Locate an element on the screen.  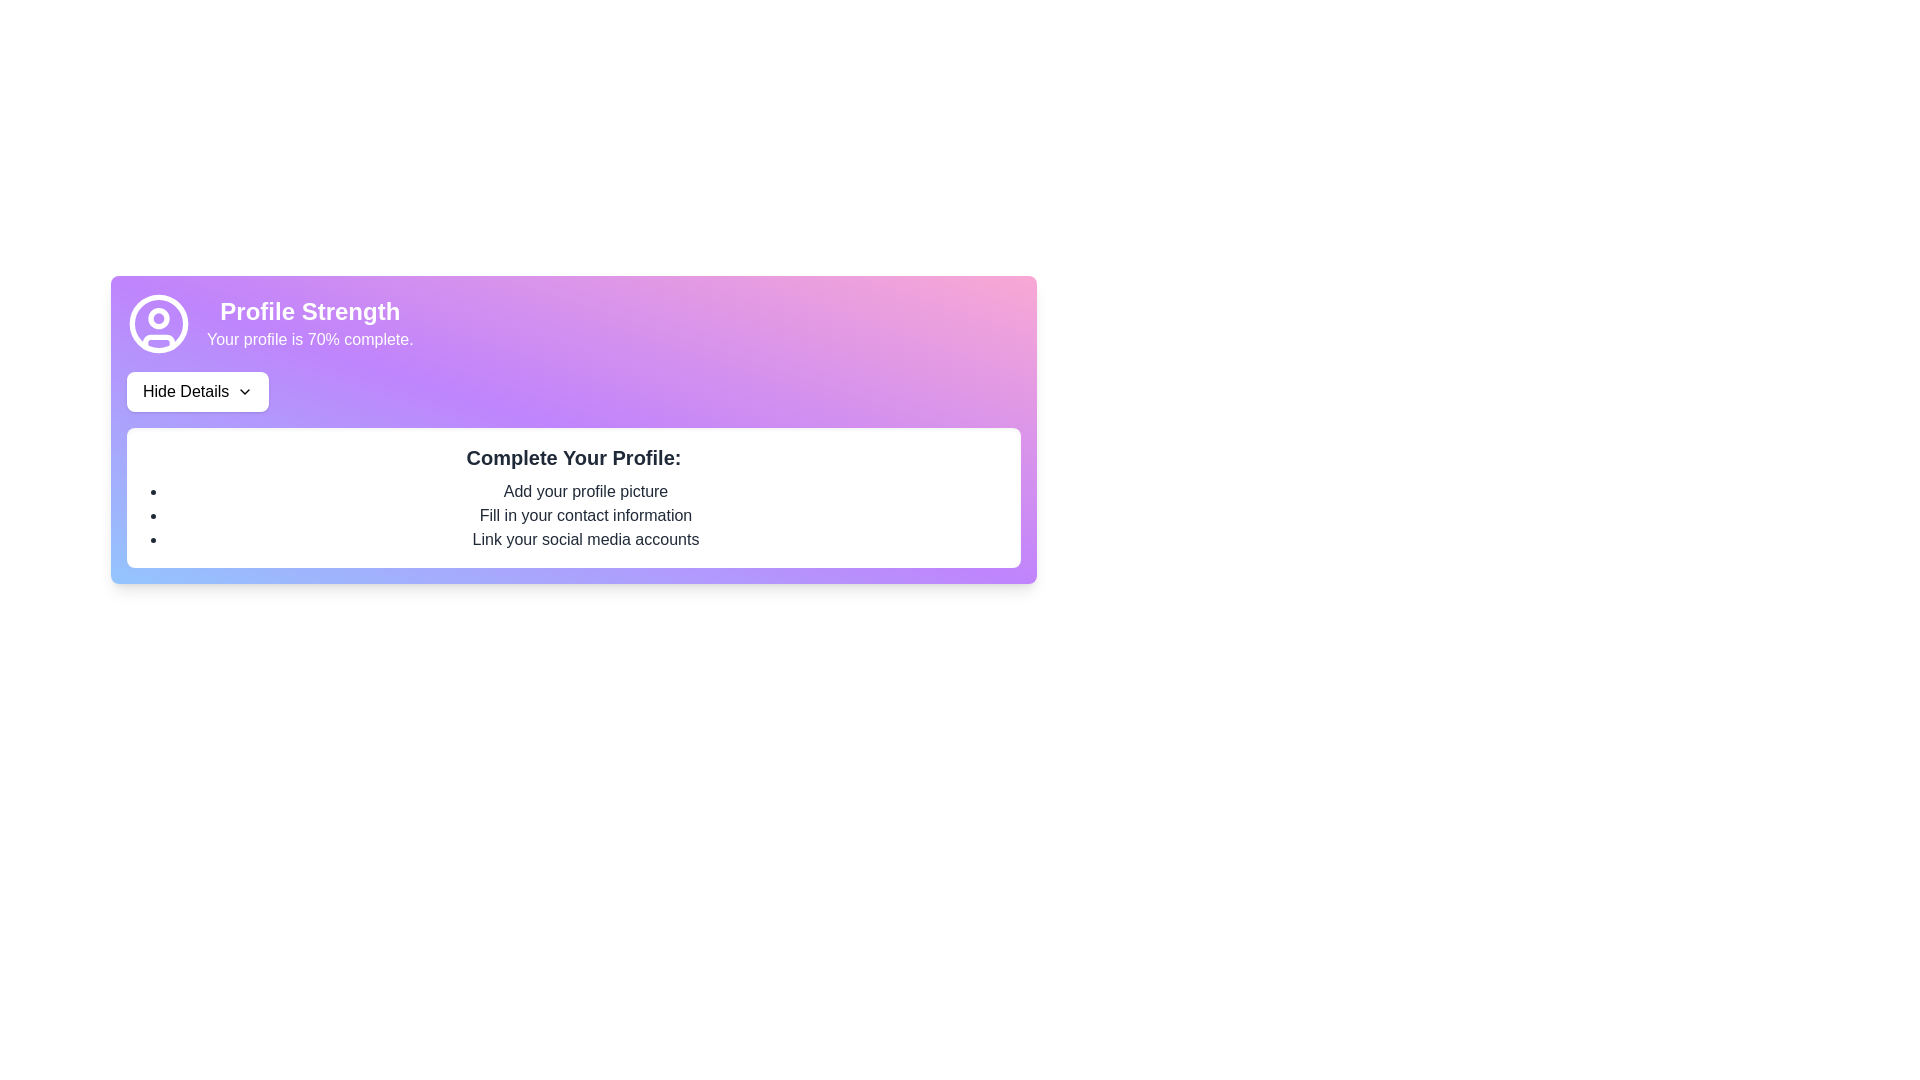
the Dropdown indicator icon (SVG) located on the right-hand side of the 'Hide Details' button, which serves as an indicator for expanding or collapsing content is located at coordinates (244, 392).